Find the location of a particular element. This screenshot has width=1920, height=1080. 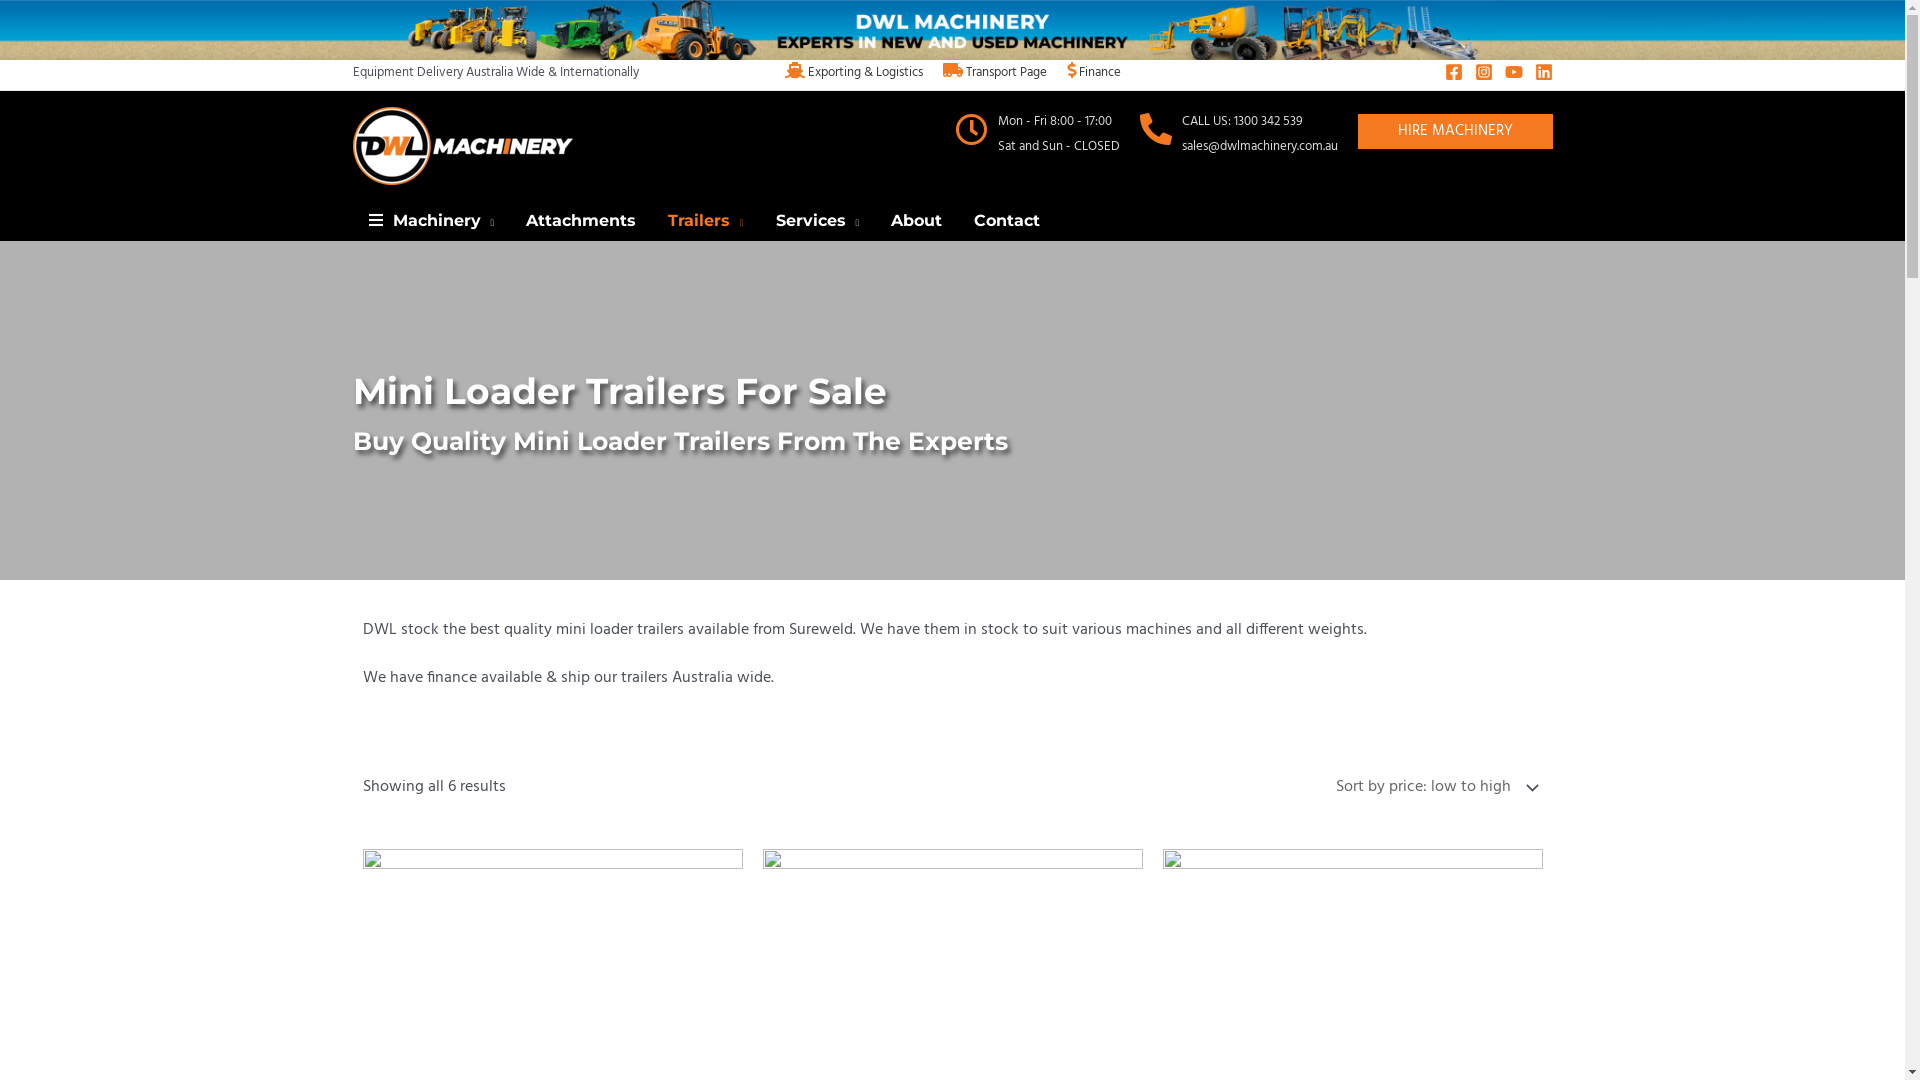

'HIRE MACHINERY' is located at coordinates (1358, 131).